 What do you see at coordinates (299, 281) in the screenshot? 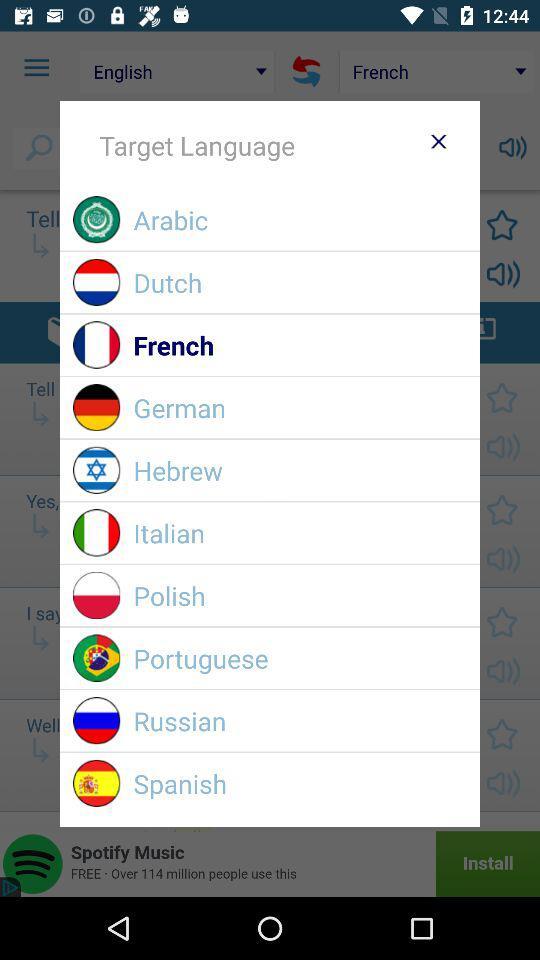
I see `icon below the arabic icon` at bounding box center [299, 281].